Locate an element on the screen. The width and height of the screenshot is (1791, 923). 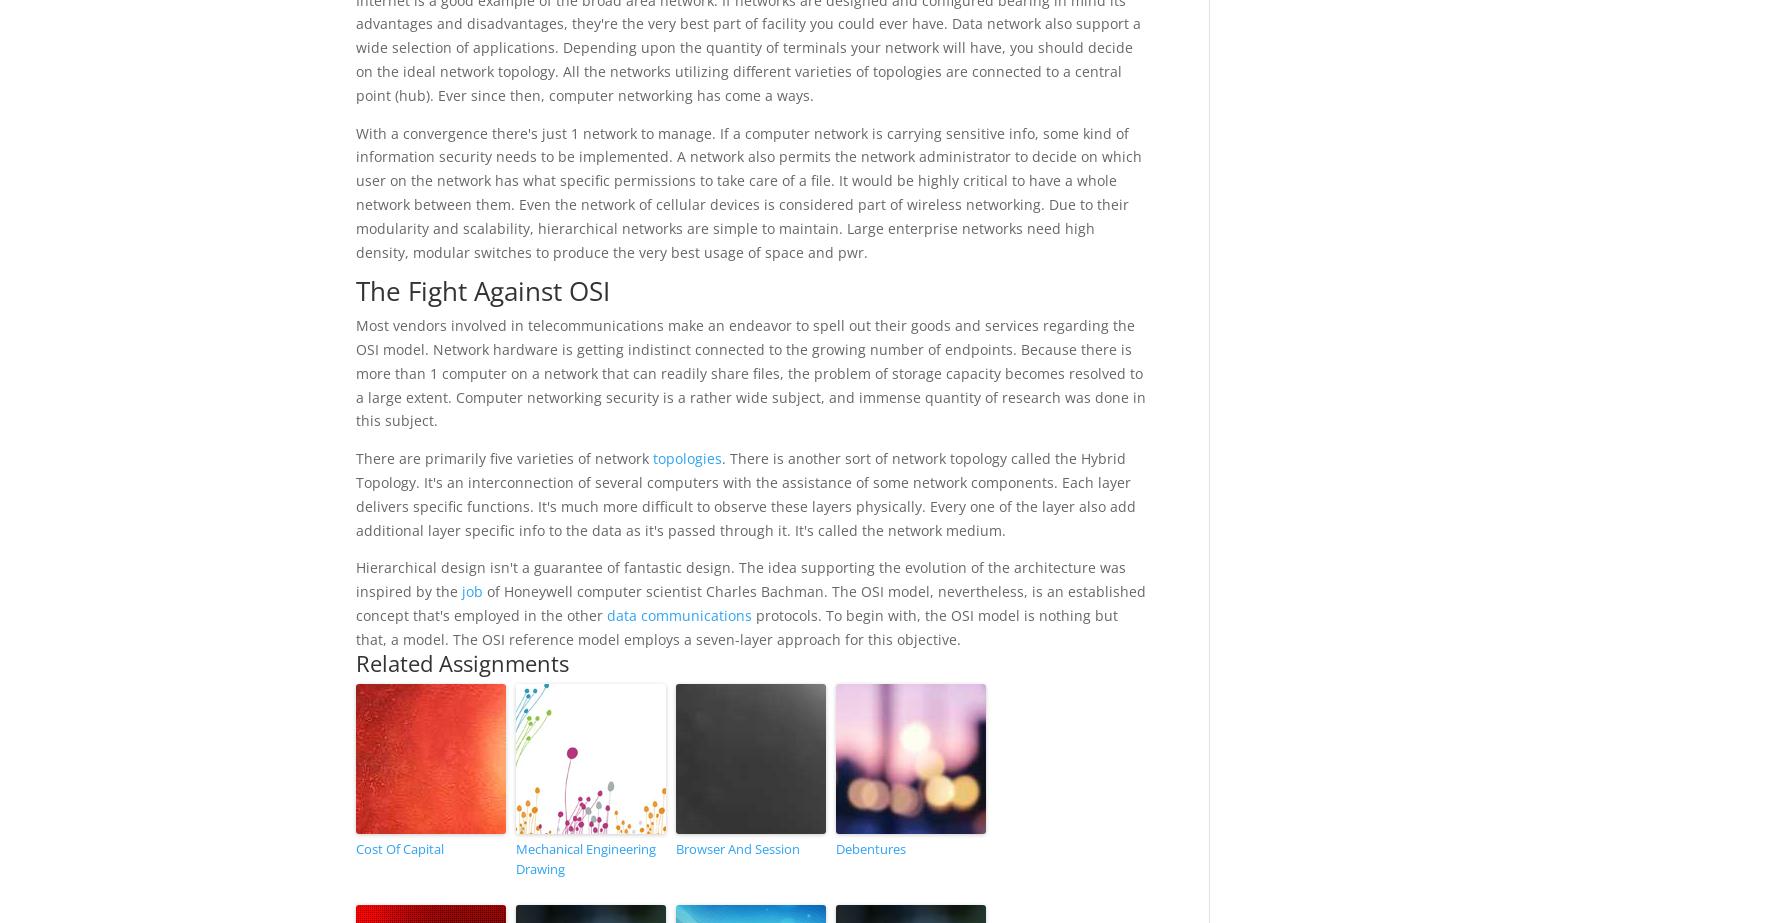
'With a convergence there's just 1 network to manage. If a computer network is carrying sensitive info, some kind of information security needs to be implemented. A network also permits the network administrator to decide on which user on the network has what specific permissions to take care of a file. It would be highly critical to have a whole network between them. Even the network of cellular devices is considered part of wireless networking. Due to their modularity and scalability, hierarchical networks are simple to maintain. Large enterprise networks need high density, modular switches to produce the very best usage of space and pwr.' is located at coordinates (747, 191).